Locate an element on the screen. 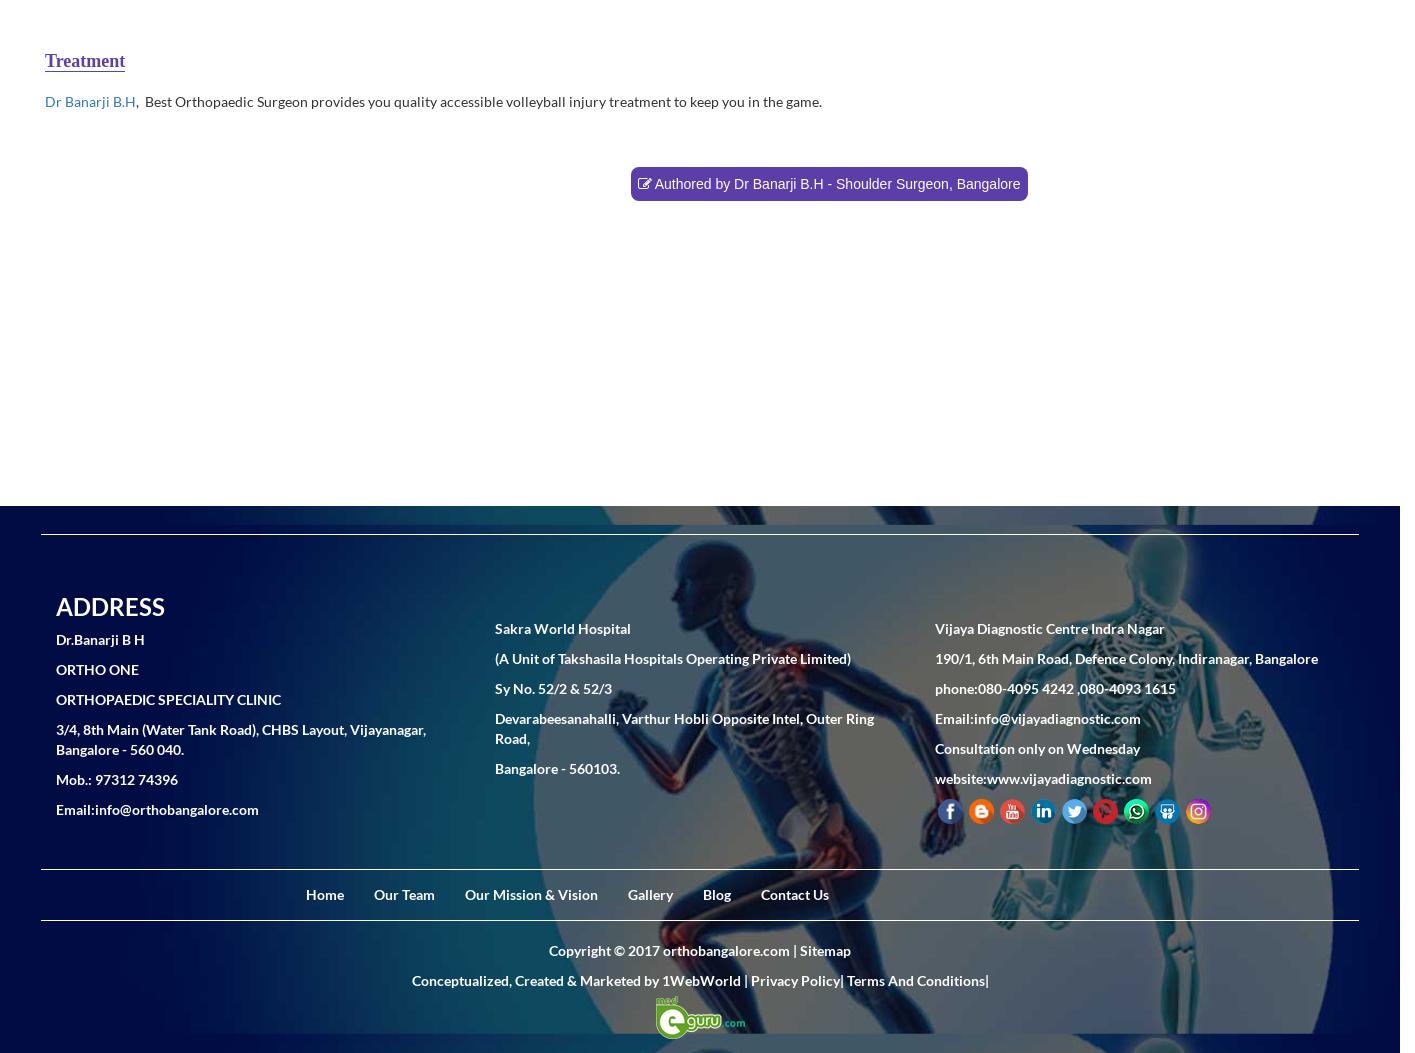  'Copyright © 2017 orthobangalore.com |' is located at coordinates (674, 948).